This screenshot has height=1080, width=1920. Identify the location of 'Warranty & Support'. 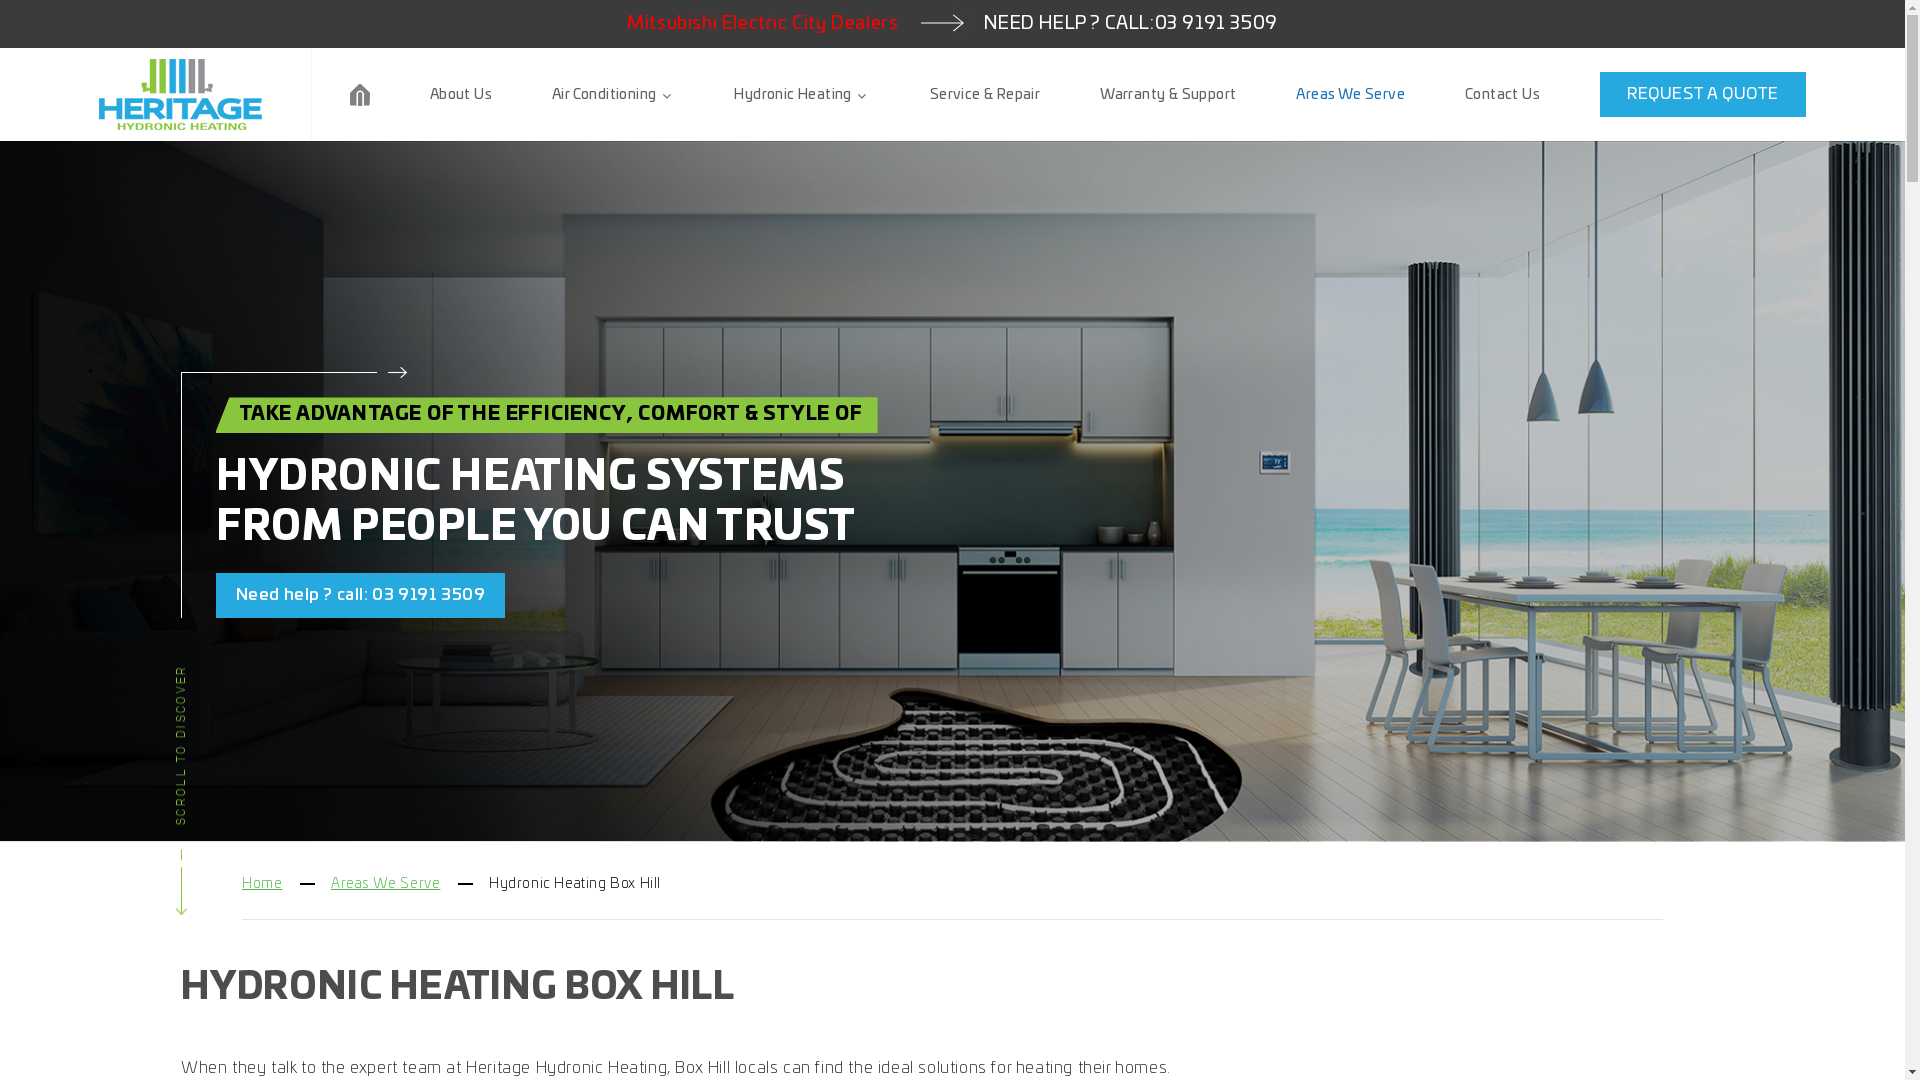
(1167, 94).